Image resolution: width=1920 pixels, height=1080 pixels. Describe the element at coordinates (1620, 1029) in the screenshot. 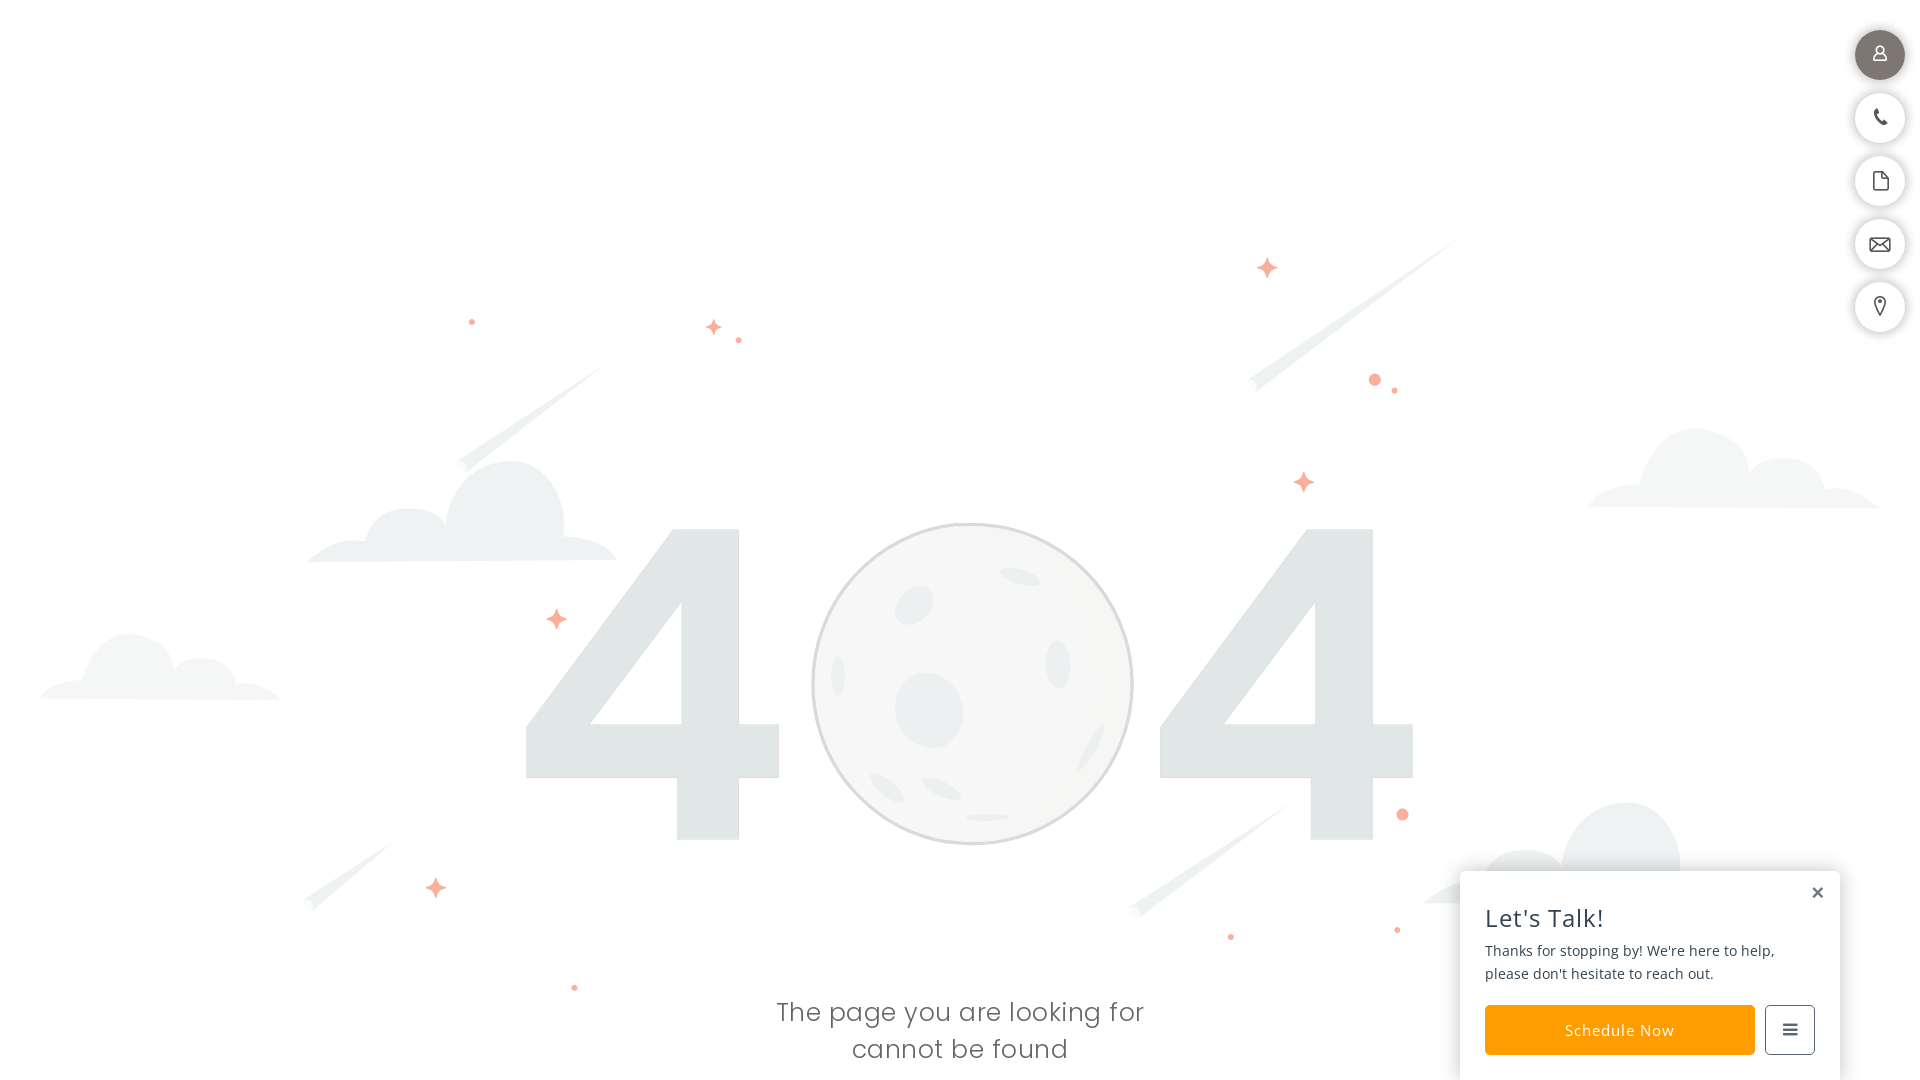

I see `'Schedule Now'` at that location.